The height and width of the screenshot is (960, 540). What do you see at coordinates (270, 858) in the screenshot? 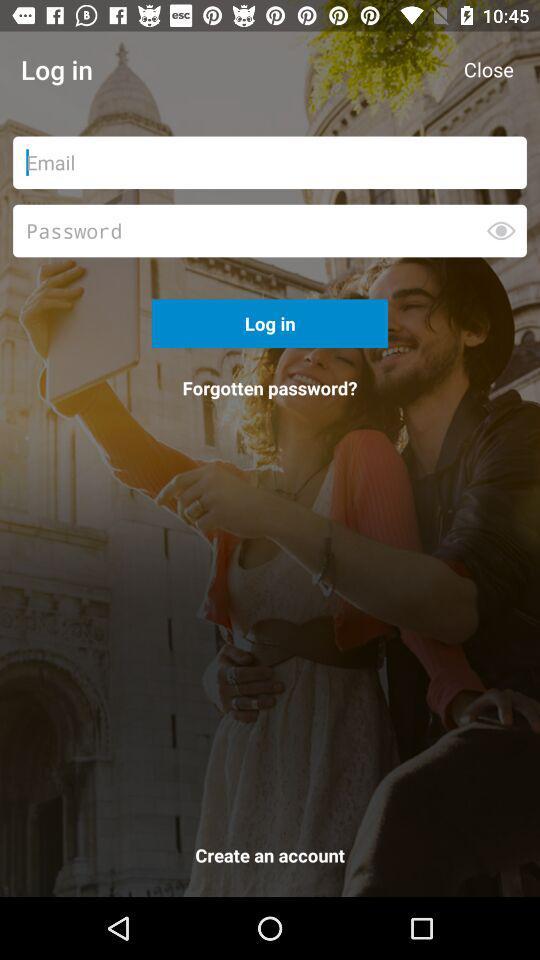
I see `create an account item` at bounding box center [270, 858].